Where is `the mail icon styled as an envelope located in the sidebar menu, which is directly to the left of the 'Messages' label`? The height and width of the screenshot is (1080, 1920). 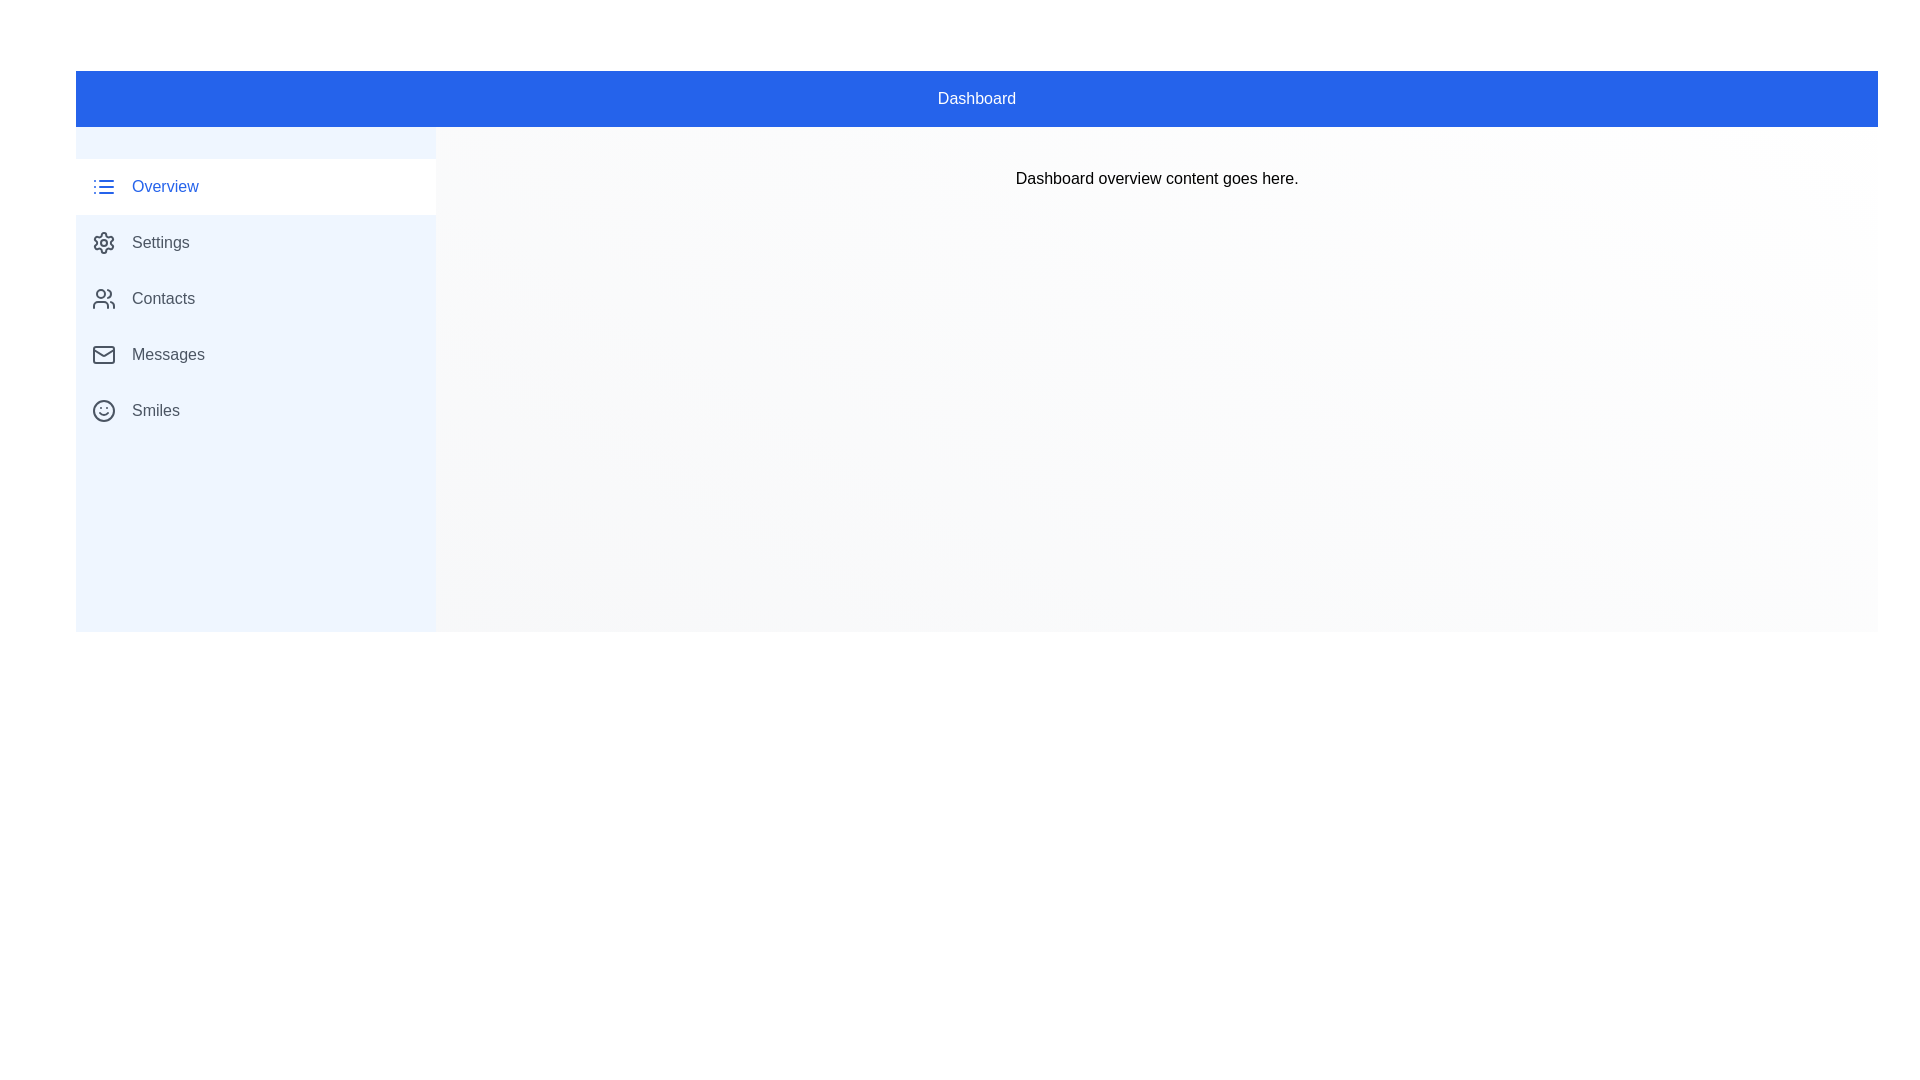 the mail icon styled as an envelope located in the sidebar menu, which is directly to the left of the 'Messages' label is located at coordinates (103, 353).